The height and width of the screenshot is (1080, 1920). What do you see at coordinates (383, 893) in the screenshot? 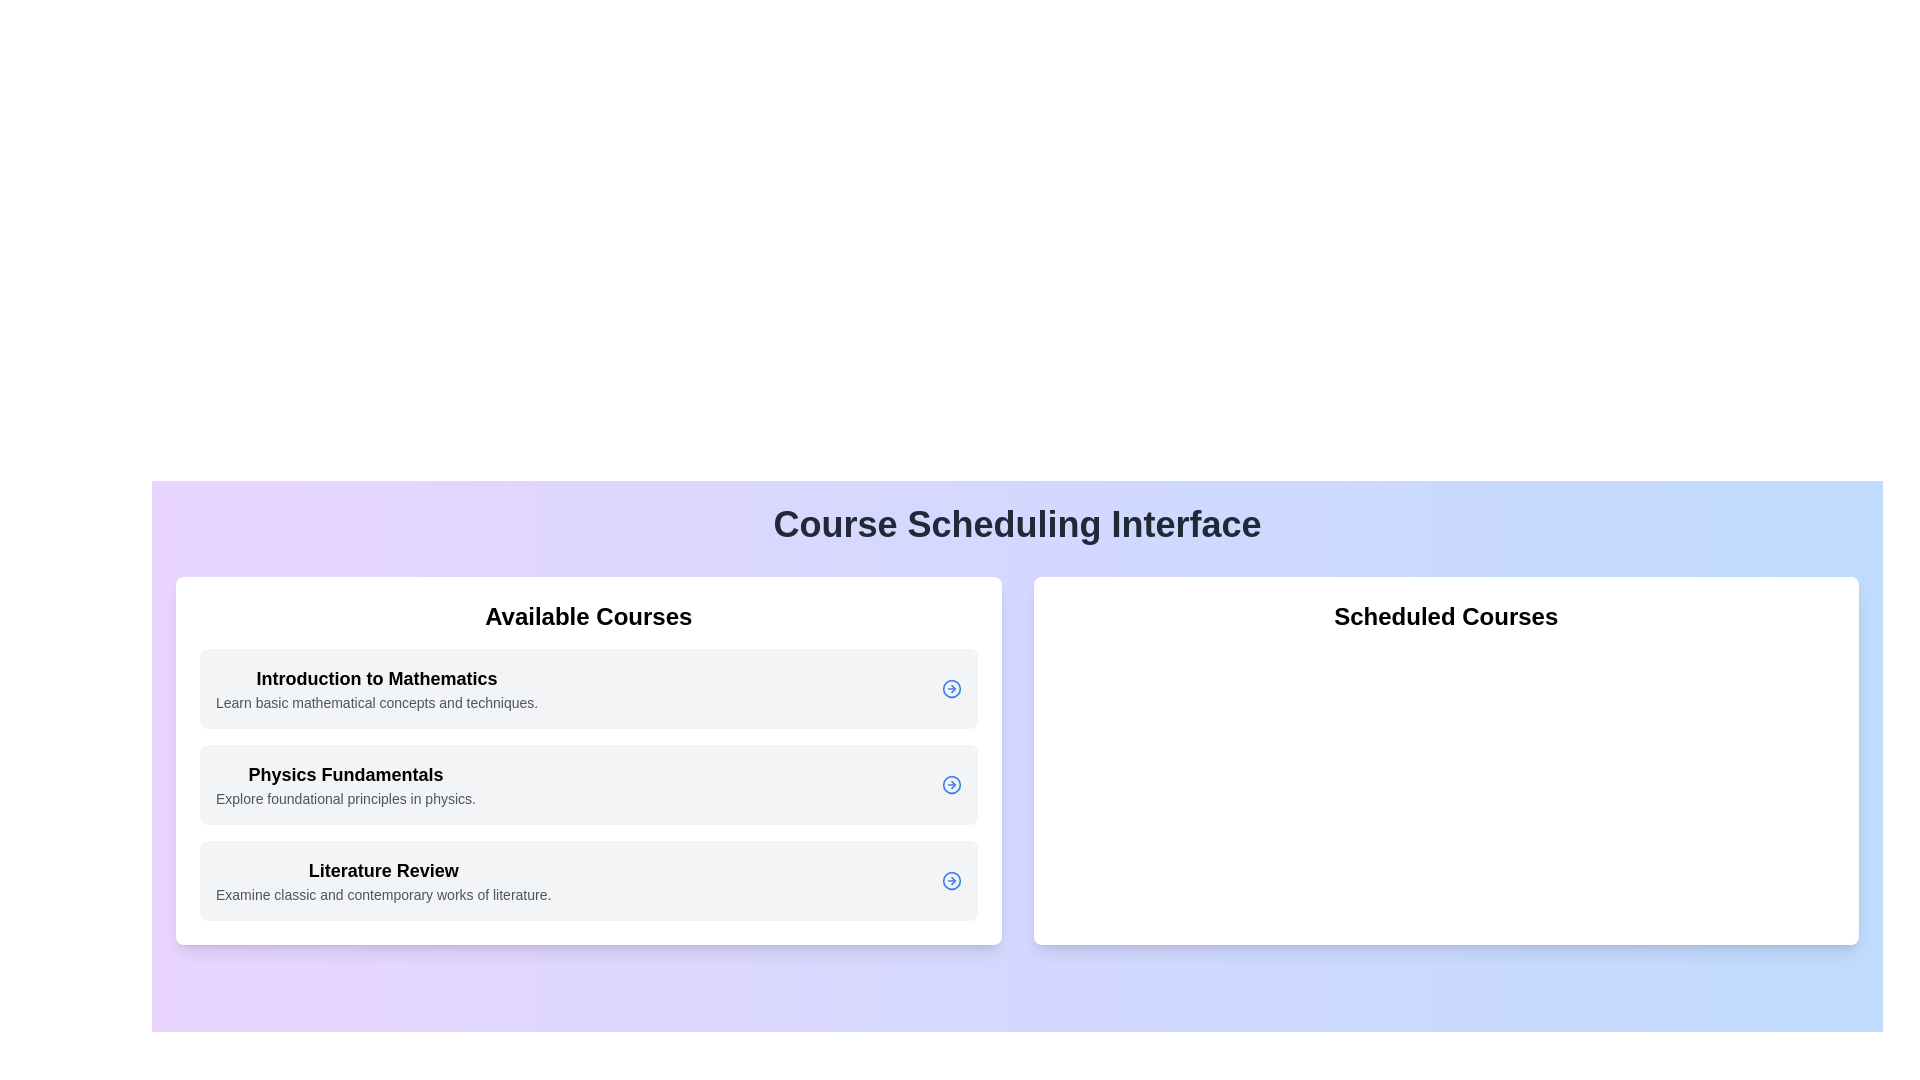
I see `the text element providing a brief description of the course 'Literature Review', located beneath the bold title in the third course card of the 'Available Courses' section` at bounding box center [383, 893].